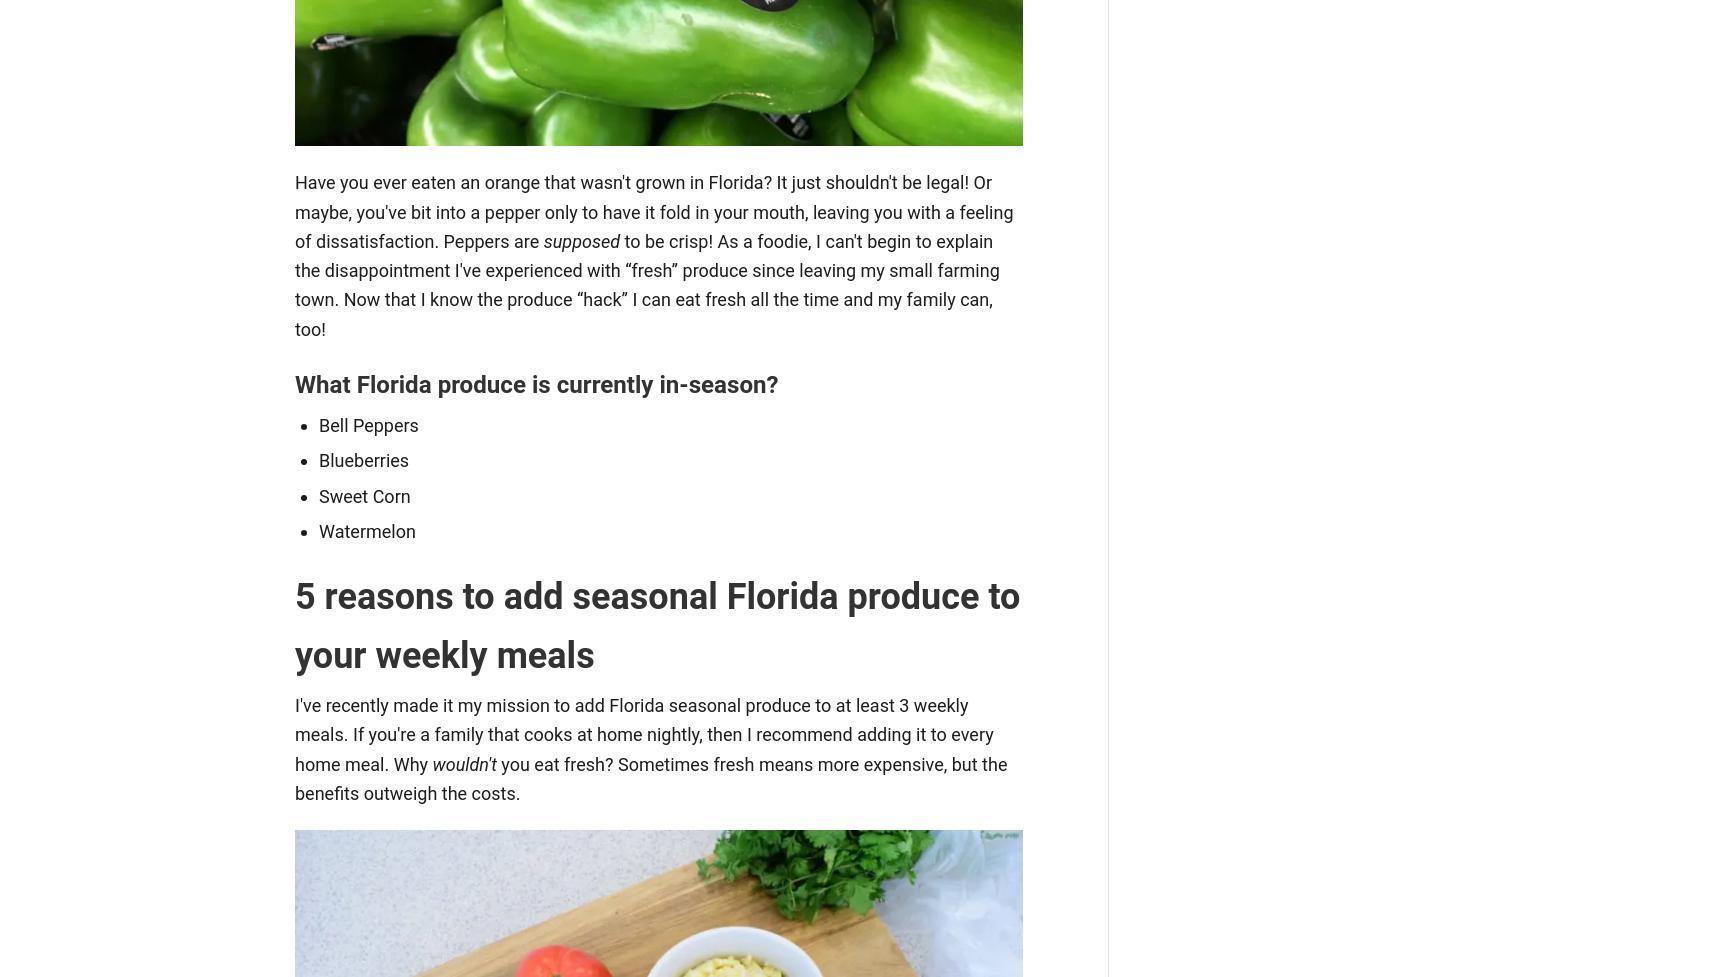 The height and width of the screenshot is (977, 1716). What do you see at coordinates (650, 777) in the screenshot?
I see `'you eat fresh? Sometimes fresh means more expensive, but the benefits outweigh the costs.'` at bounding box center [650, 777].